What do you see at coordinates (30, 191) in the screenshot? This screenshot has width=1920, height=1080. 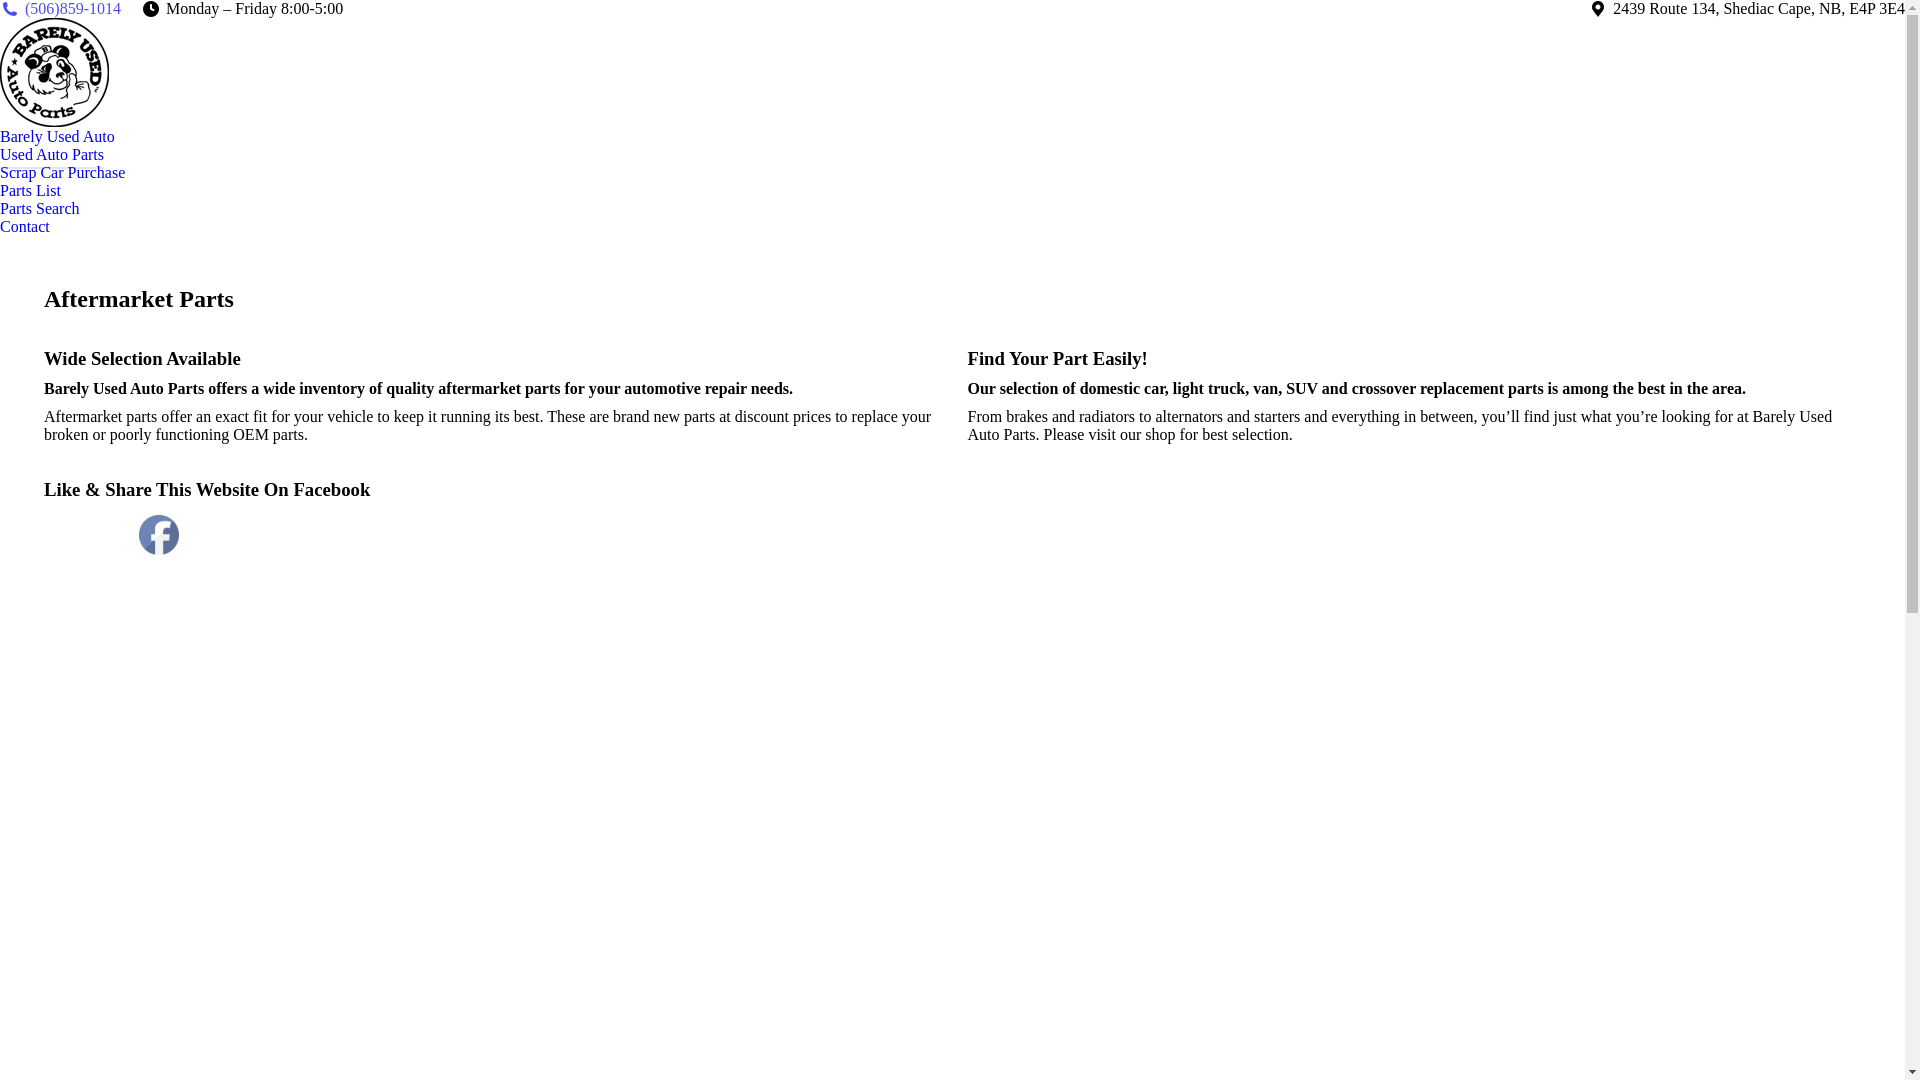 I see `'Parts List'` at bounding box center [30, 191].